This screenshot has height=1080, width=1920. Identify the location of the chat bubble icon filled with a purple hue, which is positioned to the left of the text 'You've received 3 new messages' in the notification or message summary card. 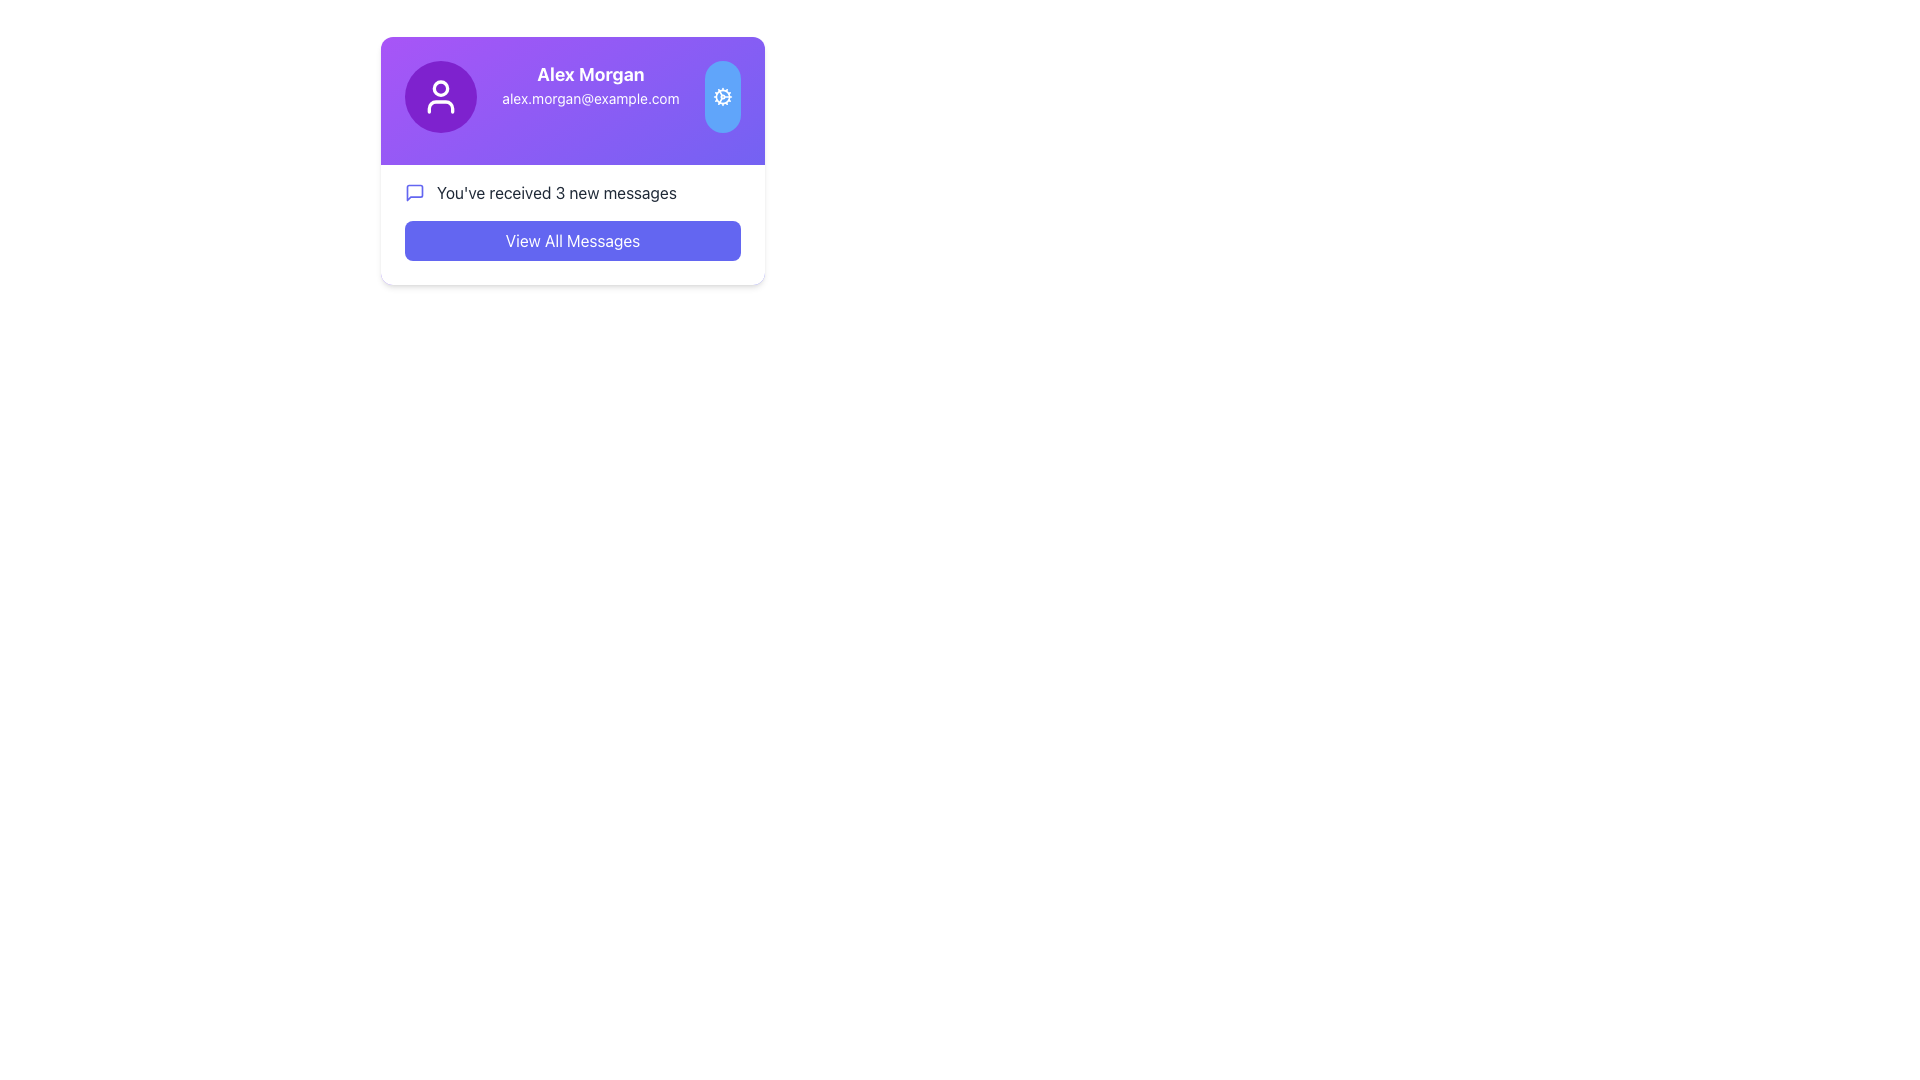
(413, 192).